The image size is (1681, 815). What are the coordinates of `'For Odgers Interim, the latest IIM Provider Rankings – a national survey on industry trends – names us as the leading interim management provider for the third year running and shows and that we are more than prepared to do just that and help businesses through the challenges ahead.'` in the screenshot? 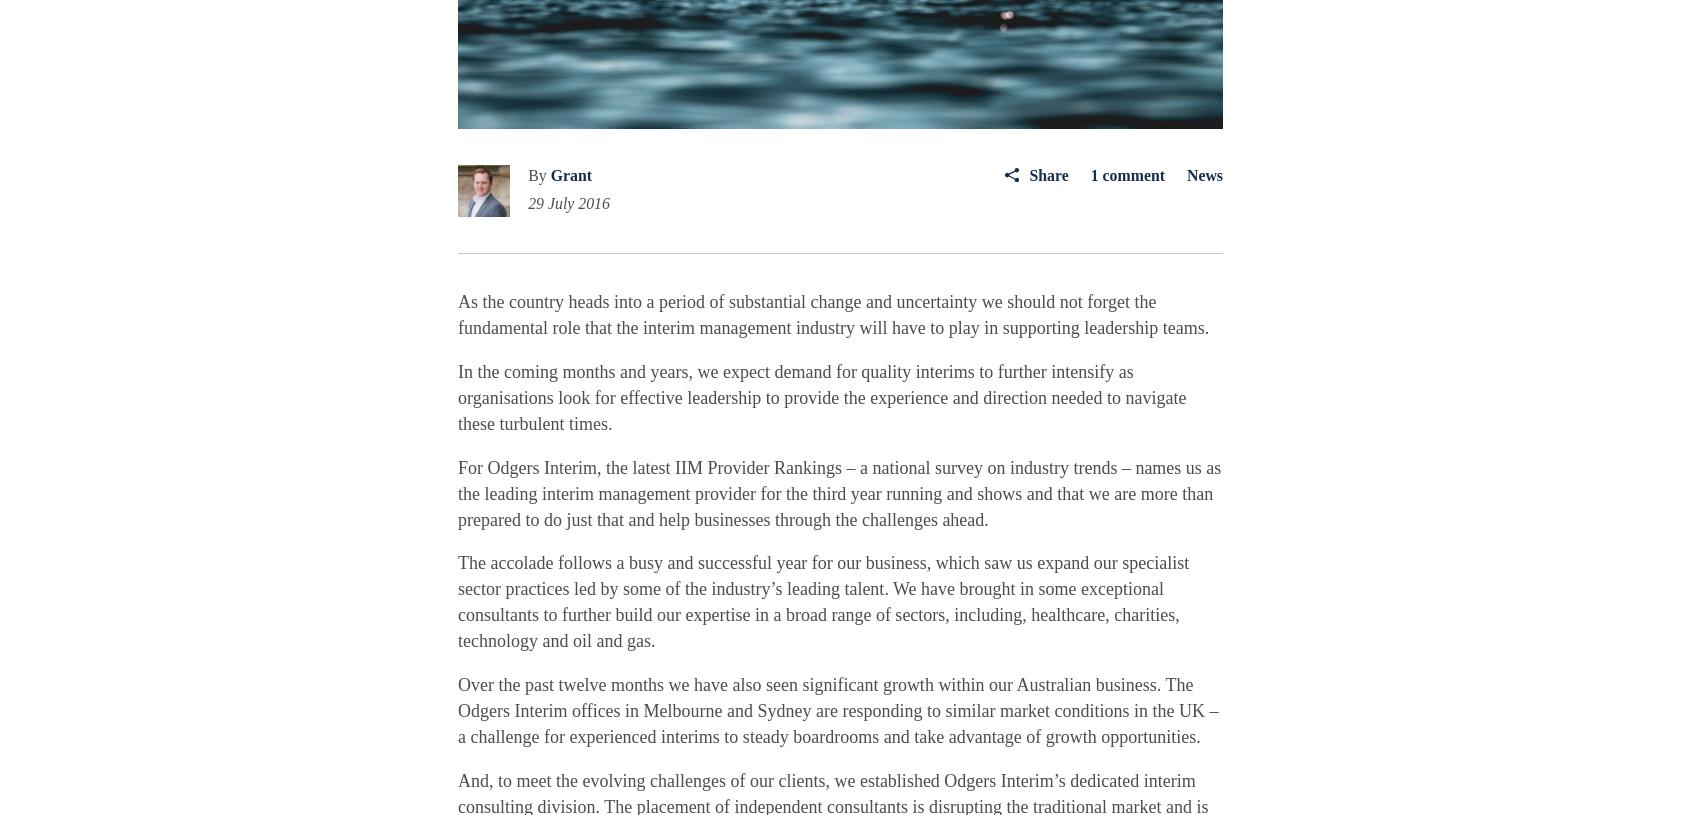 It's located at (838, 492).